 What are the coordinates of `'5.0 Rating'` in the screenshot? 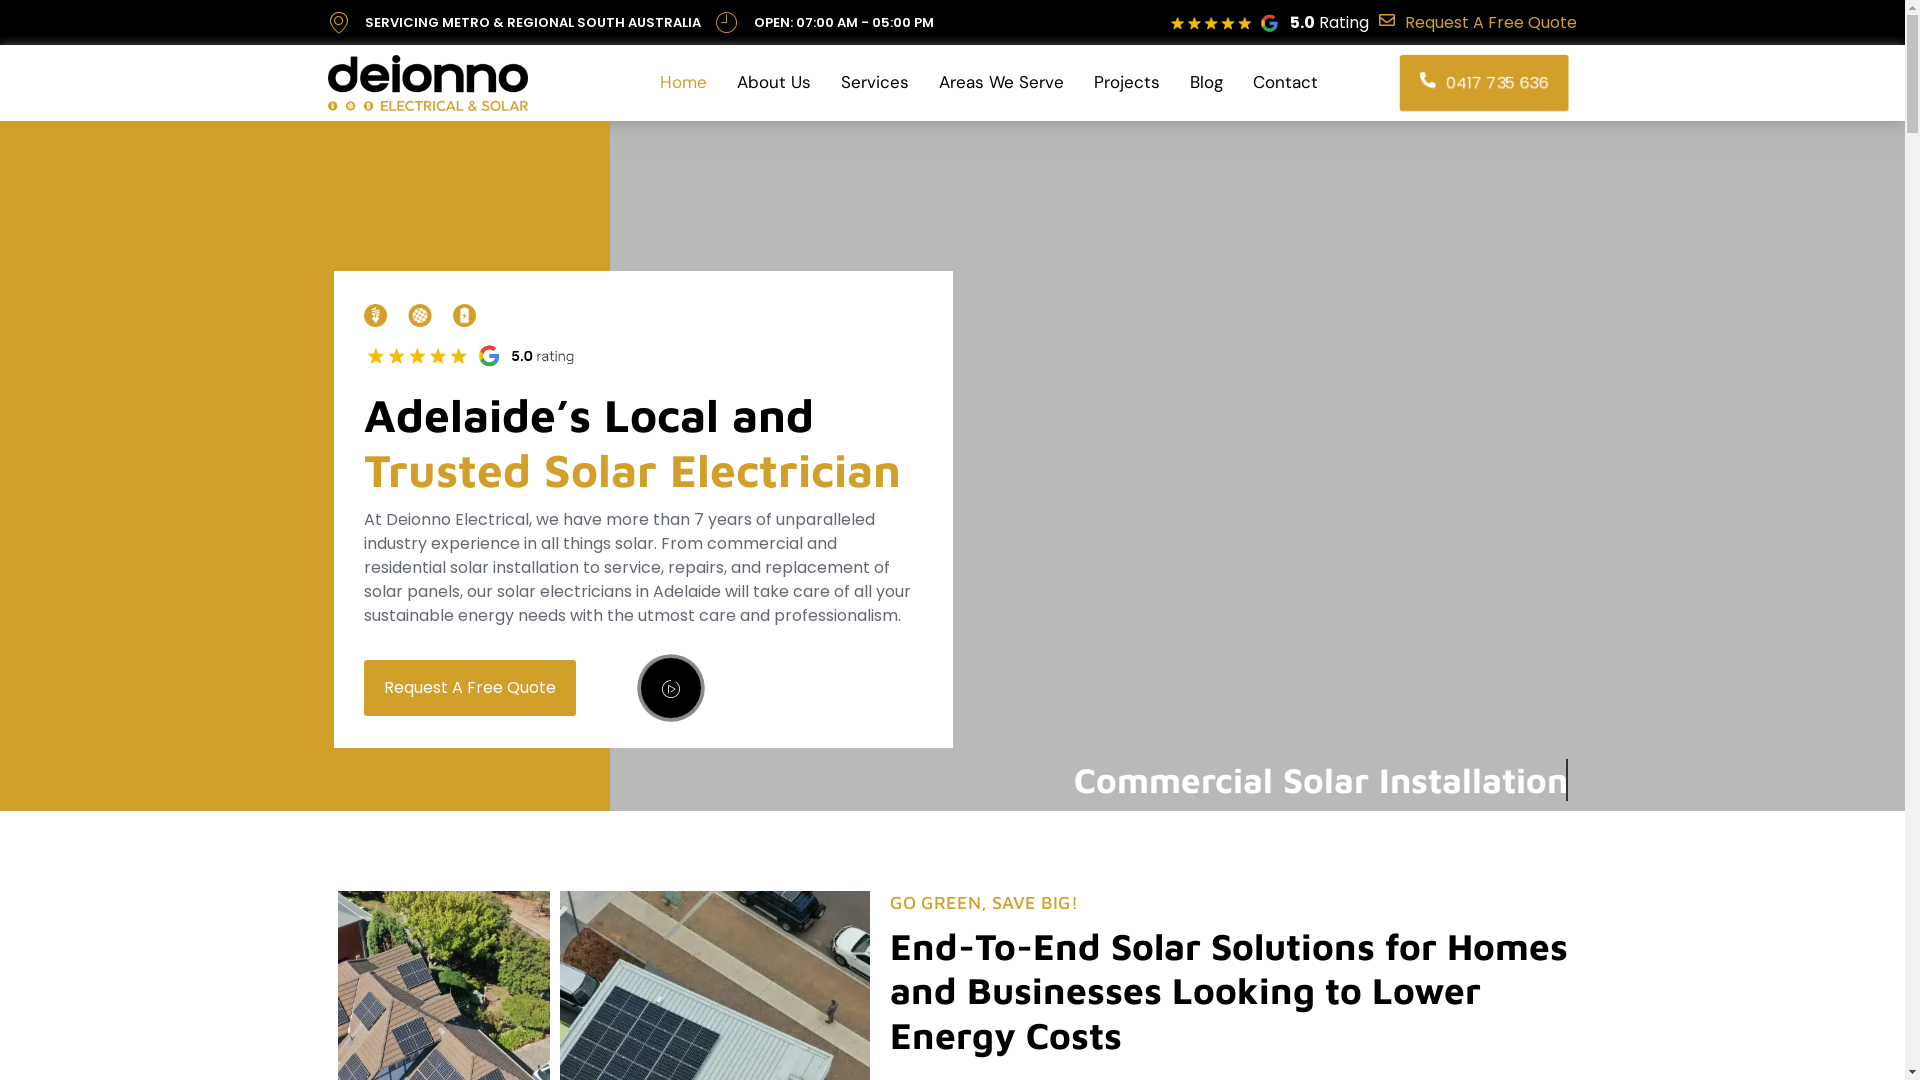 It's located at (1329, 22).